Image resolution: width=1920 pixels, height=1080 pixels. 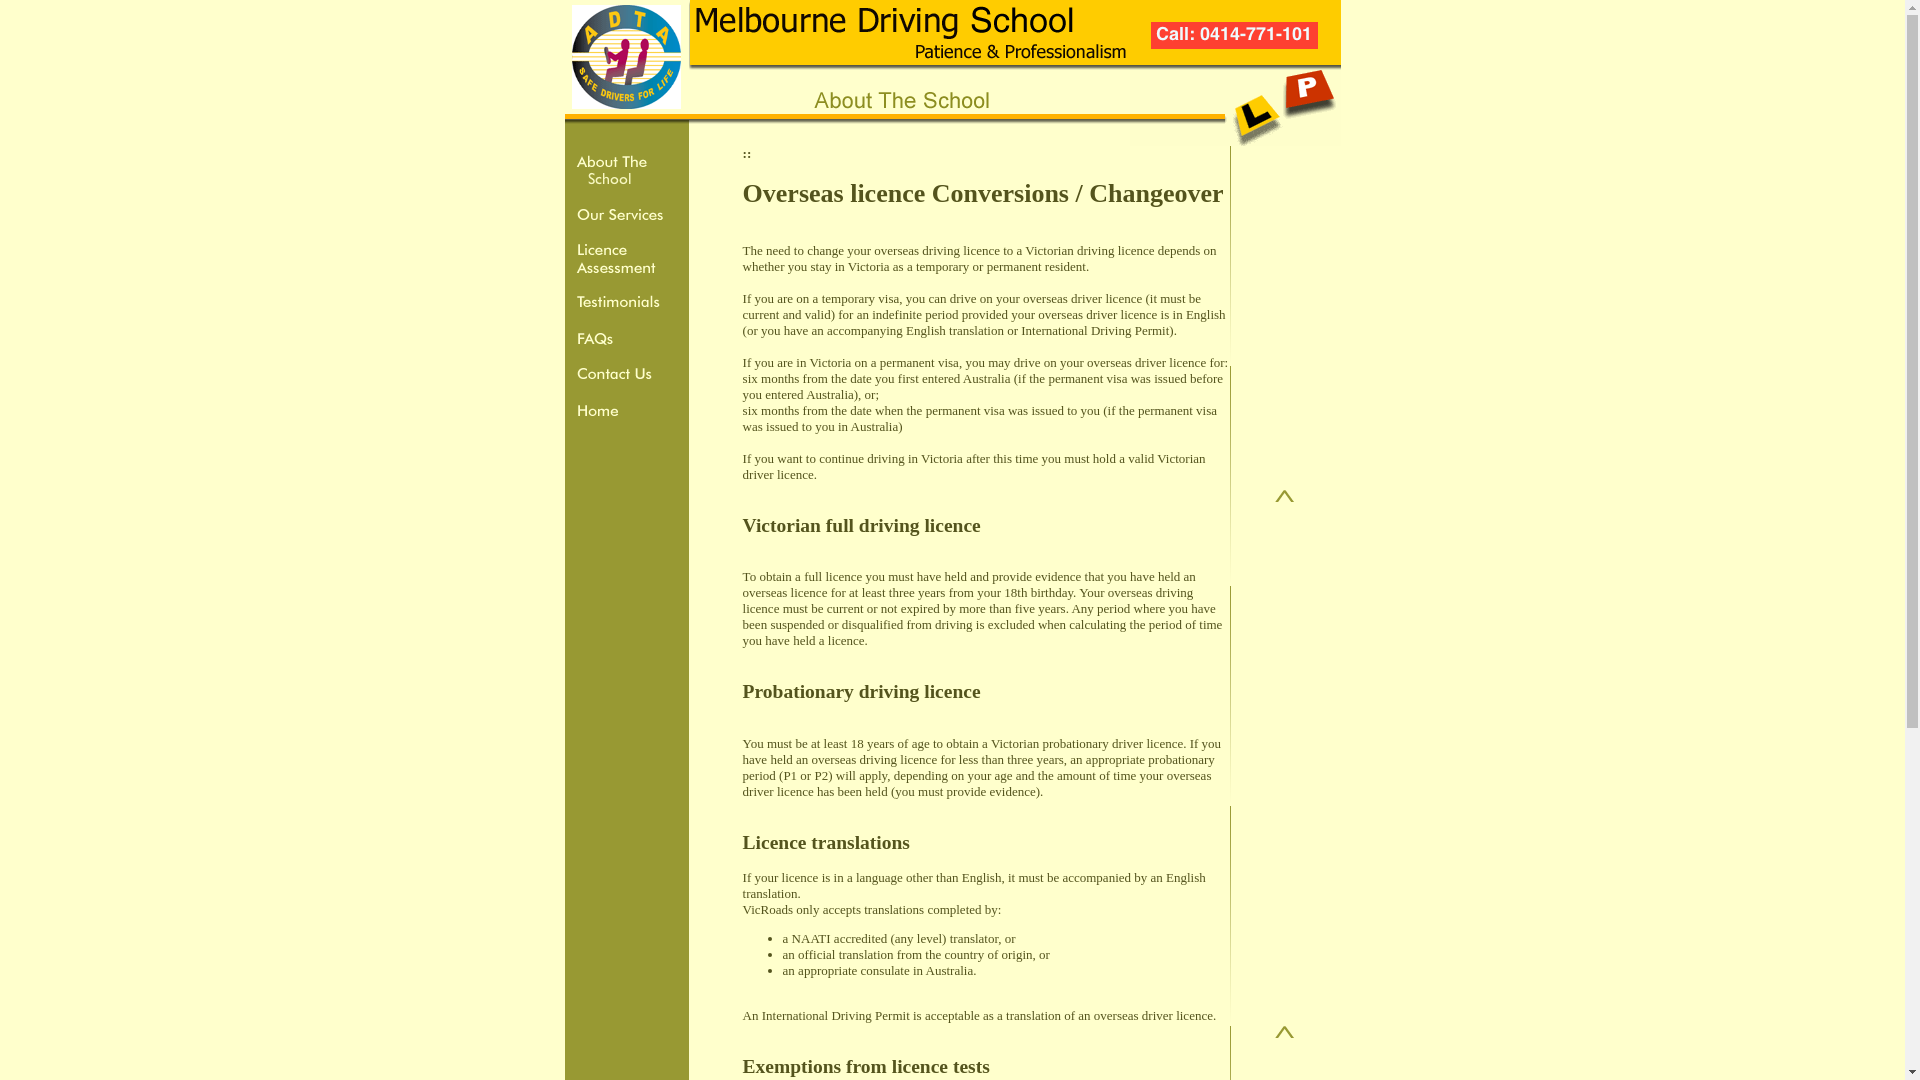 I want to click on '::', so click(x=746, y=152).